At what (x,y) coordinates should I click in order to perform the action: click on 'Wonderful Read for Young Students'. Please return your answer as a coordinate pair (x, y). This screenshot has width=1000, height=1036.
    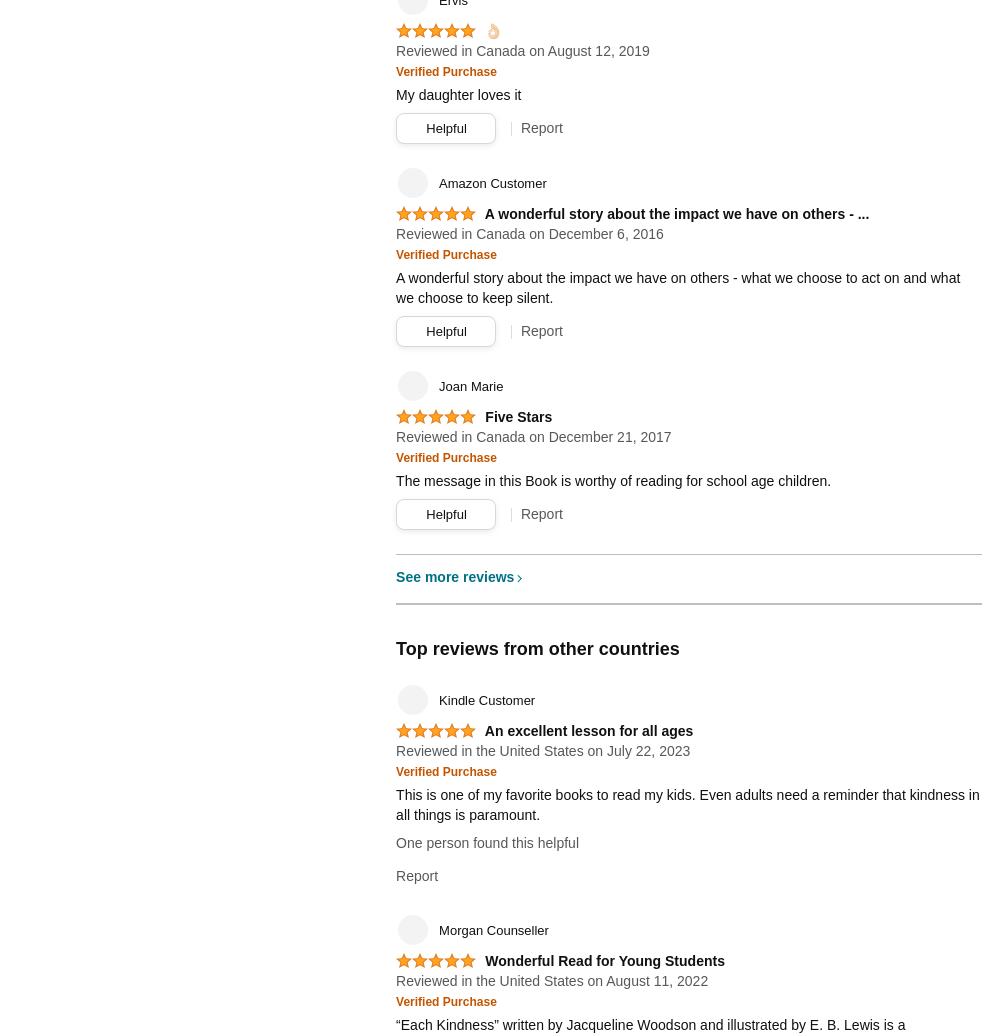
    Looking at the image, I should click on (603, 960).